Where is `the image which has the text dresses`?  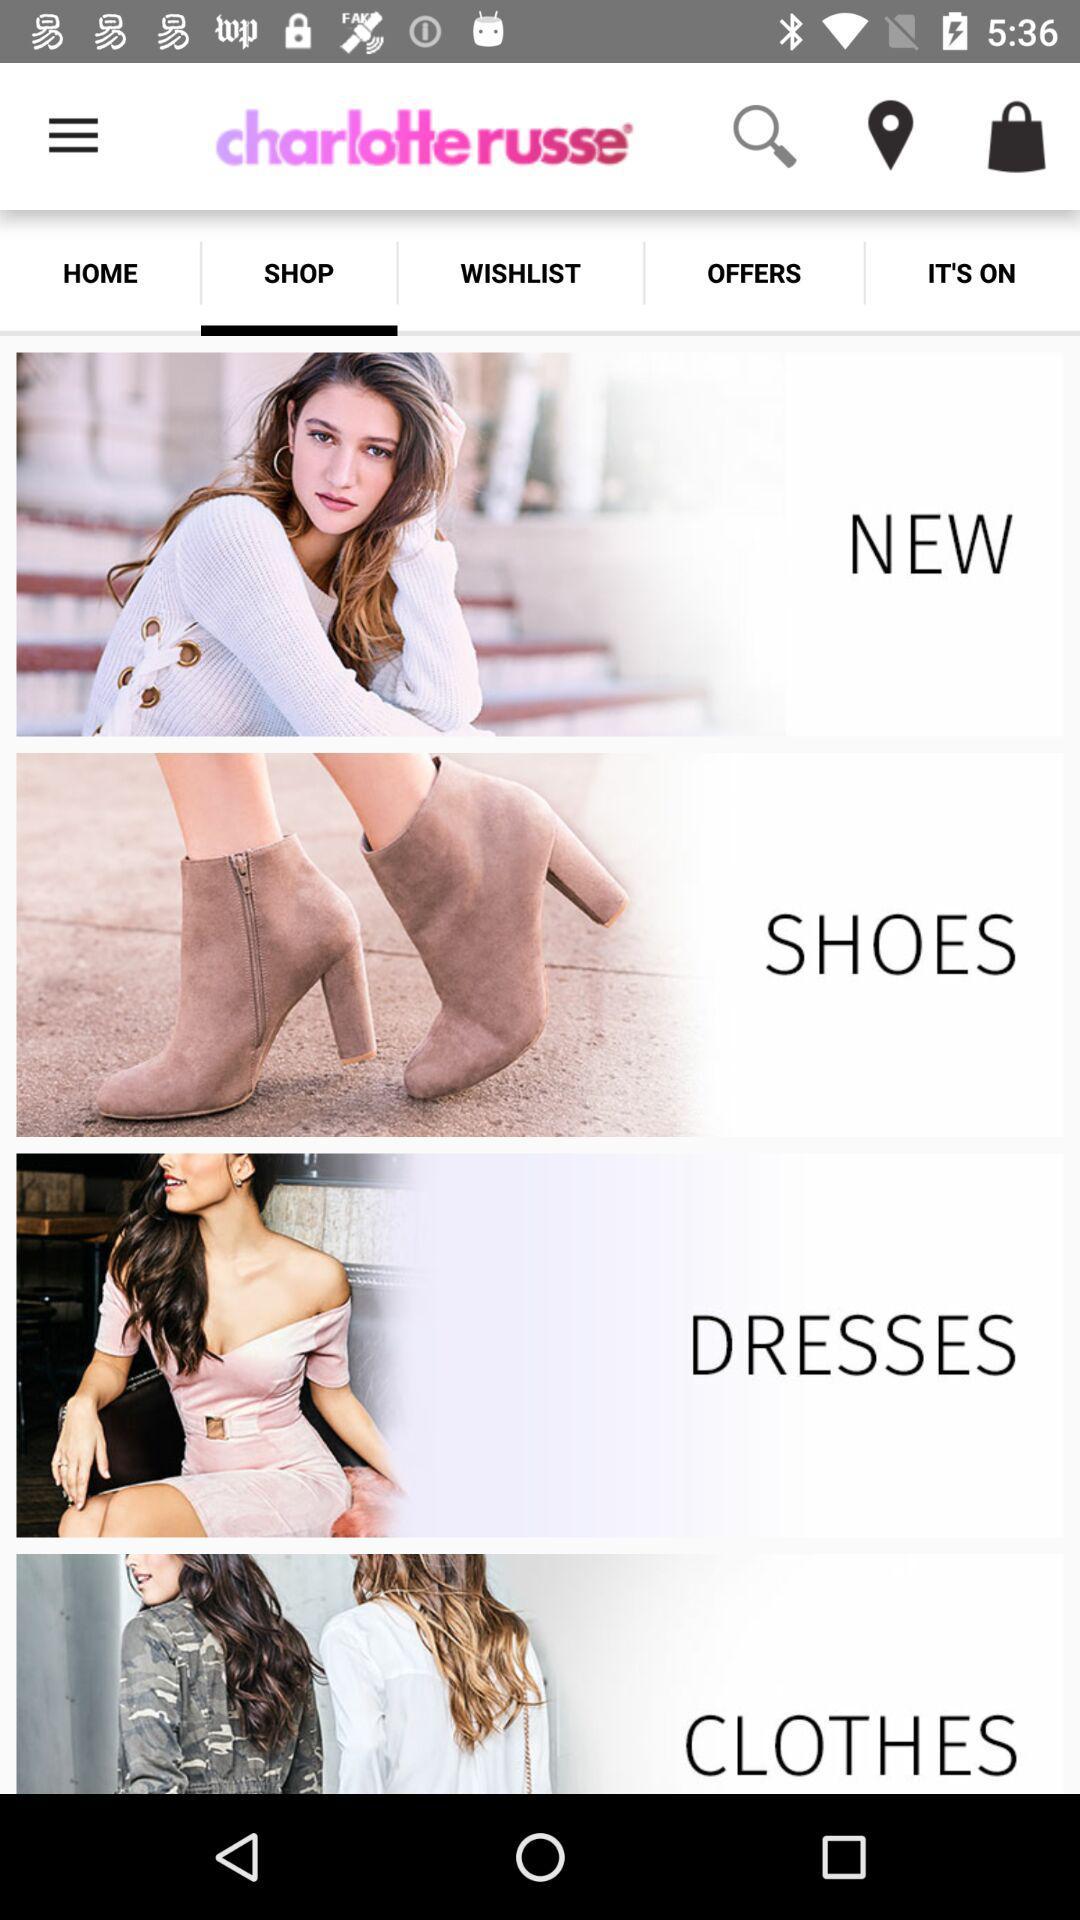
the image which has the text dresses is located at coordinates (540, 1345).